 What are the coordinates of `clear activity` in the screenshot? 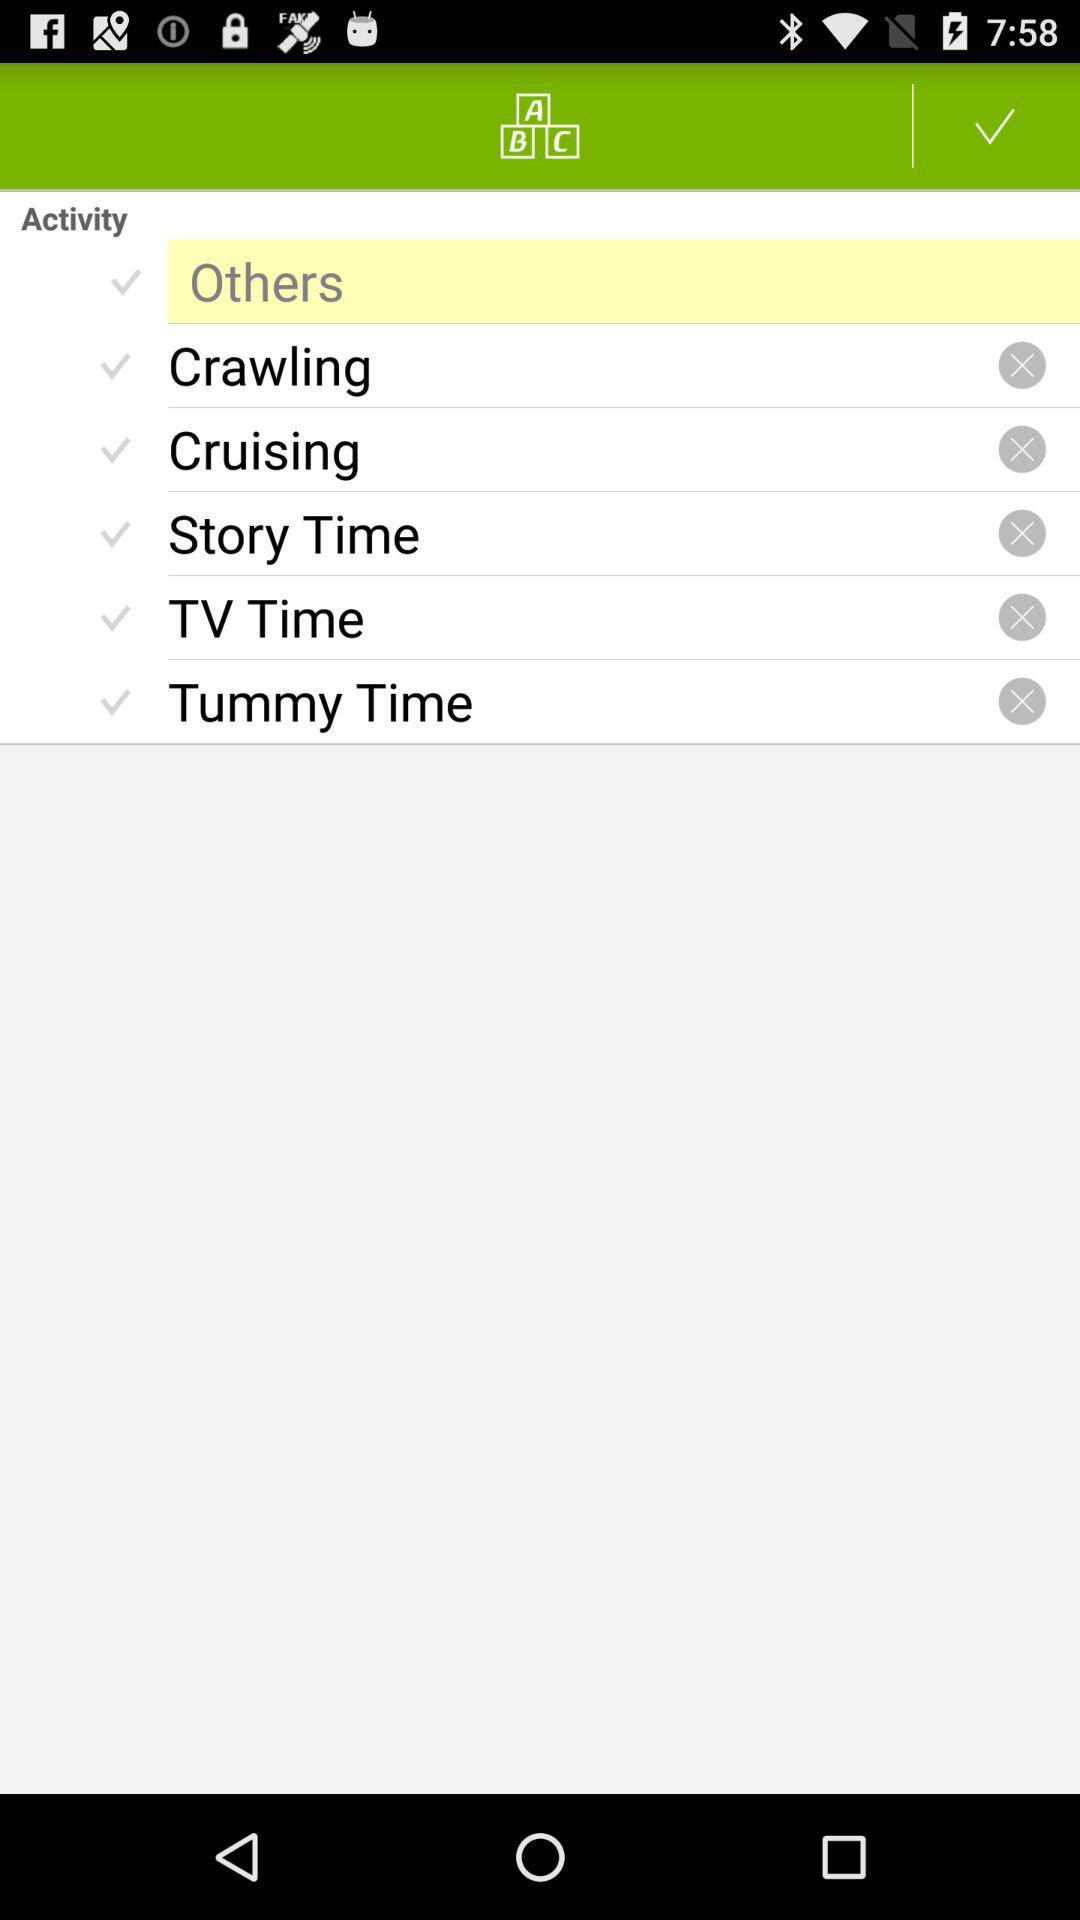 It's located at (1022, 616).